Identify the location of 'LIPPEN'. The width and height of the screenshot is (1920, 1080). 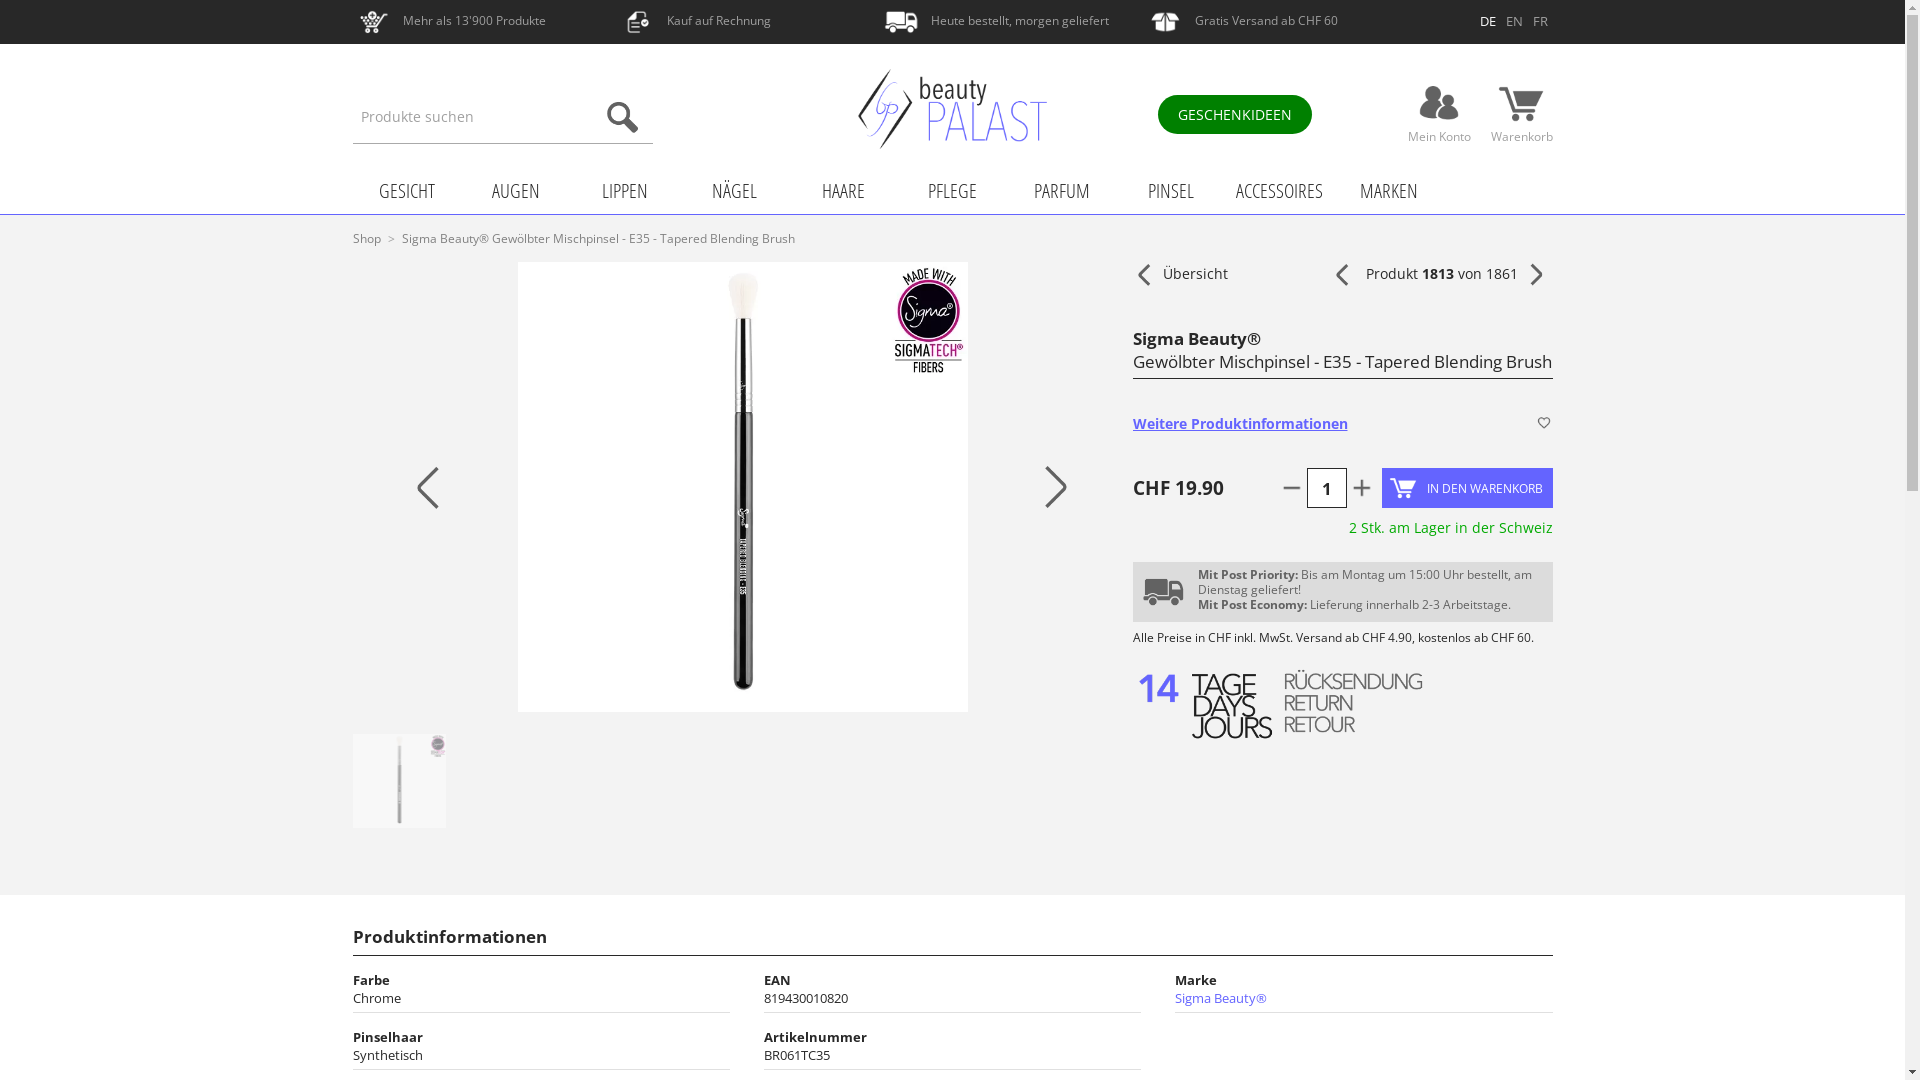
(624, 192).